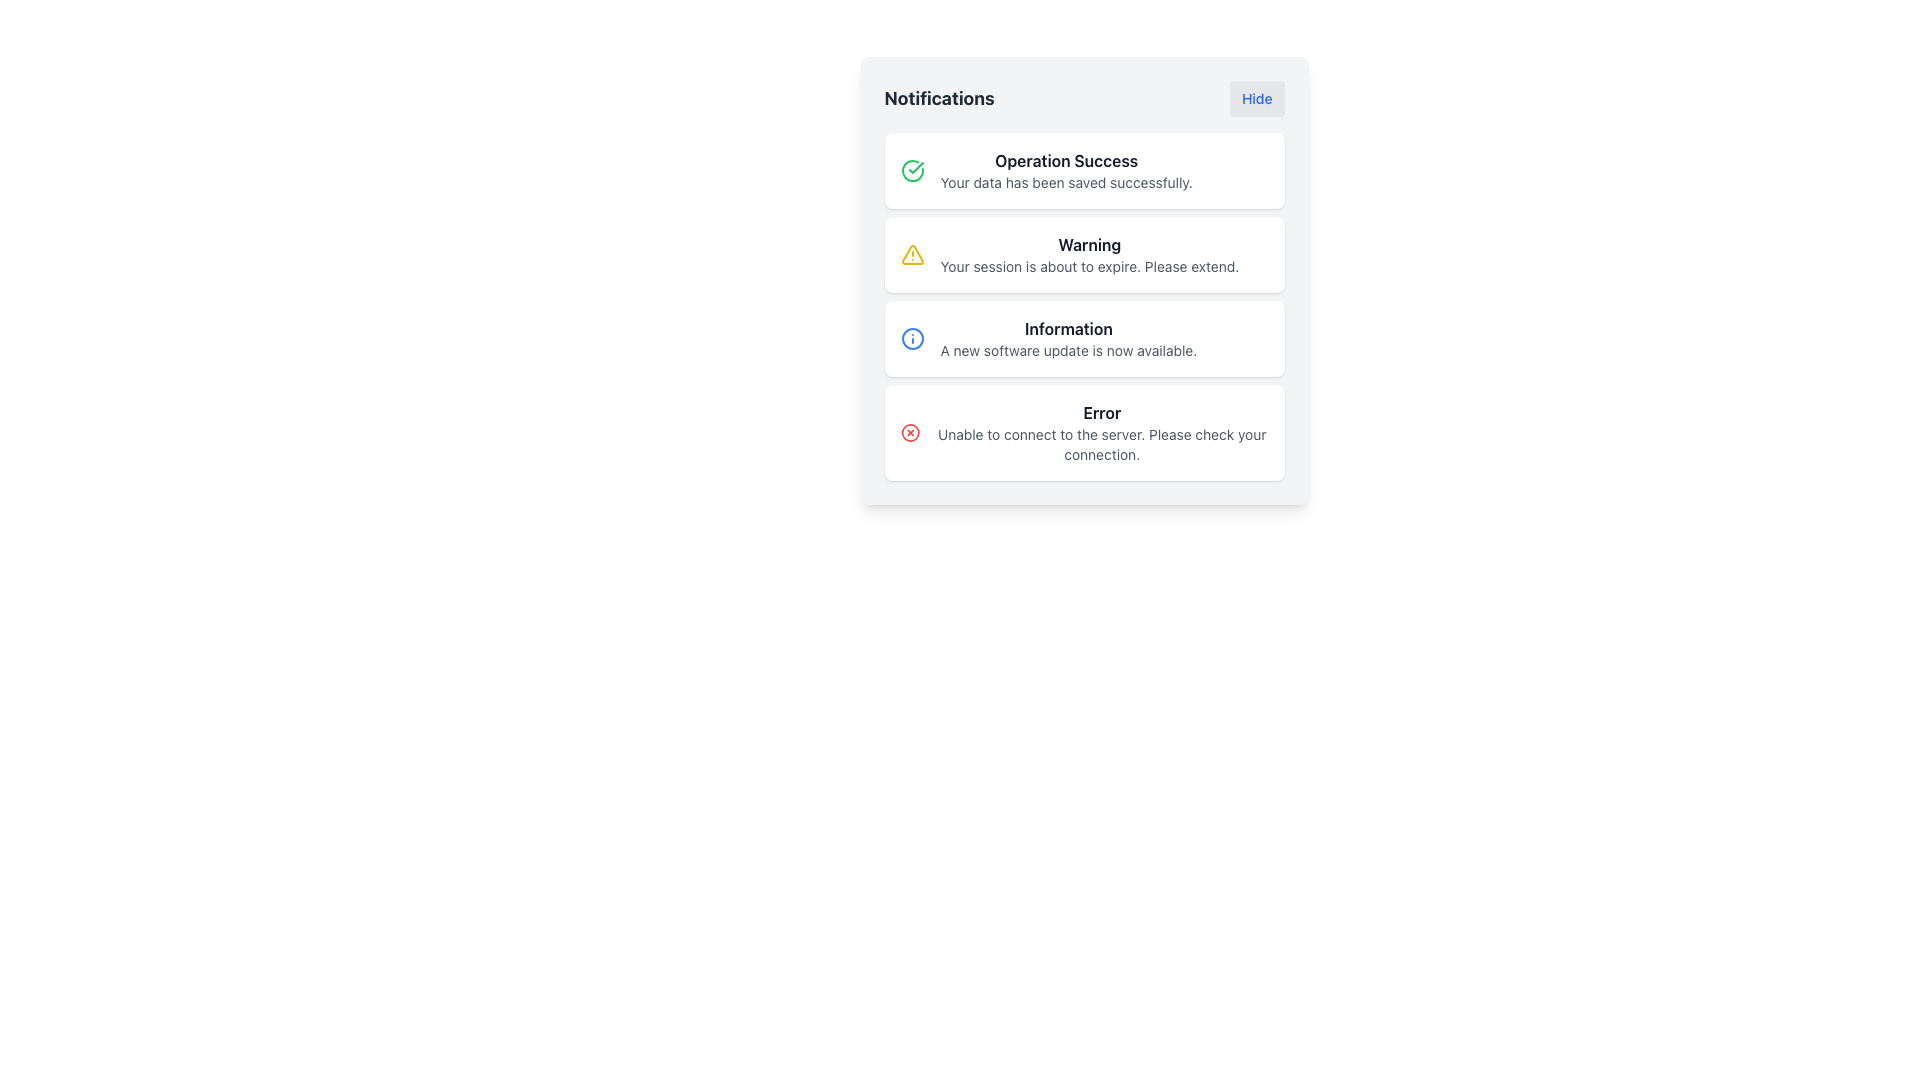 Image resolution: width=1920 pixels, height=1080 pixels. Describe the element at coordinates (1088, 253) in the screenshot. I see `the warning displayed in the text component, which features a bold 'Warning' heading and a message about session expiration` at that location.